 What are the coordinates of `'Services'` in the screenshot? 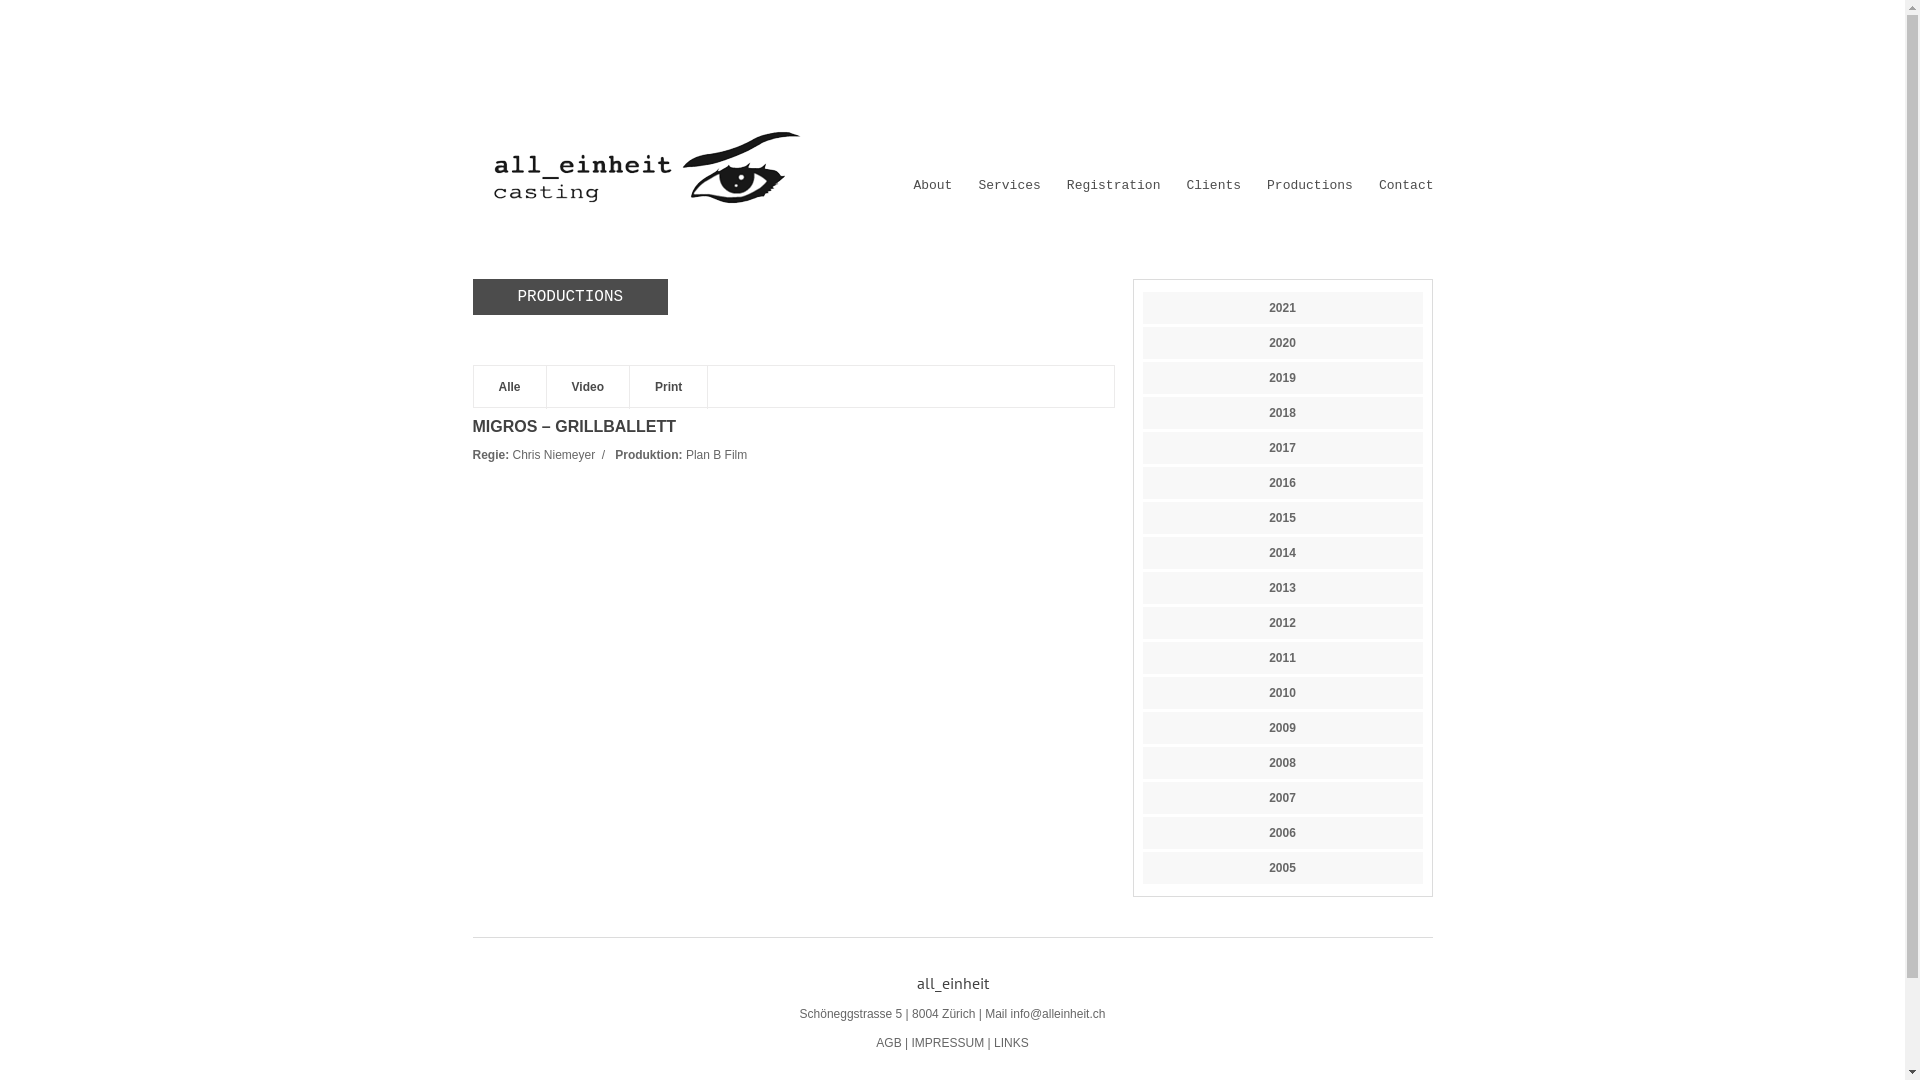 It's located at (1008, 185).